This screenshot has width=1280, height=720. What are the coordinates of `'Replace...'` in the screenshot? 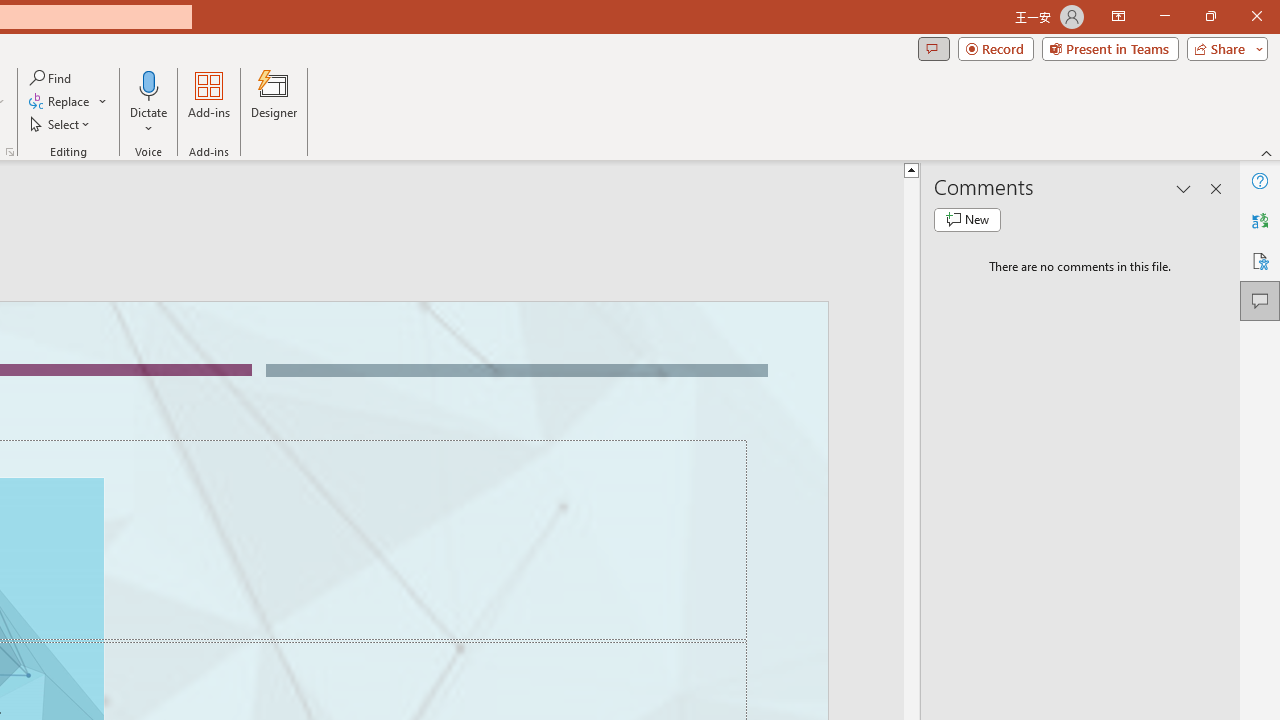 It's located at (60, 101).